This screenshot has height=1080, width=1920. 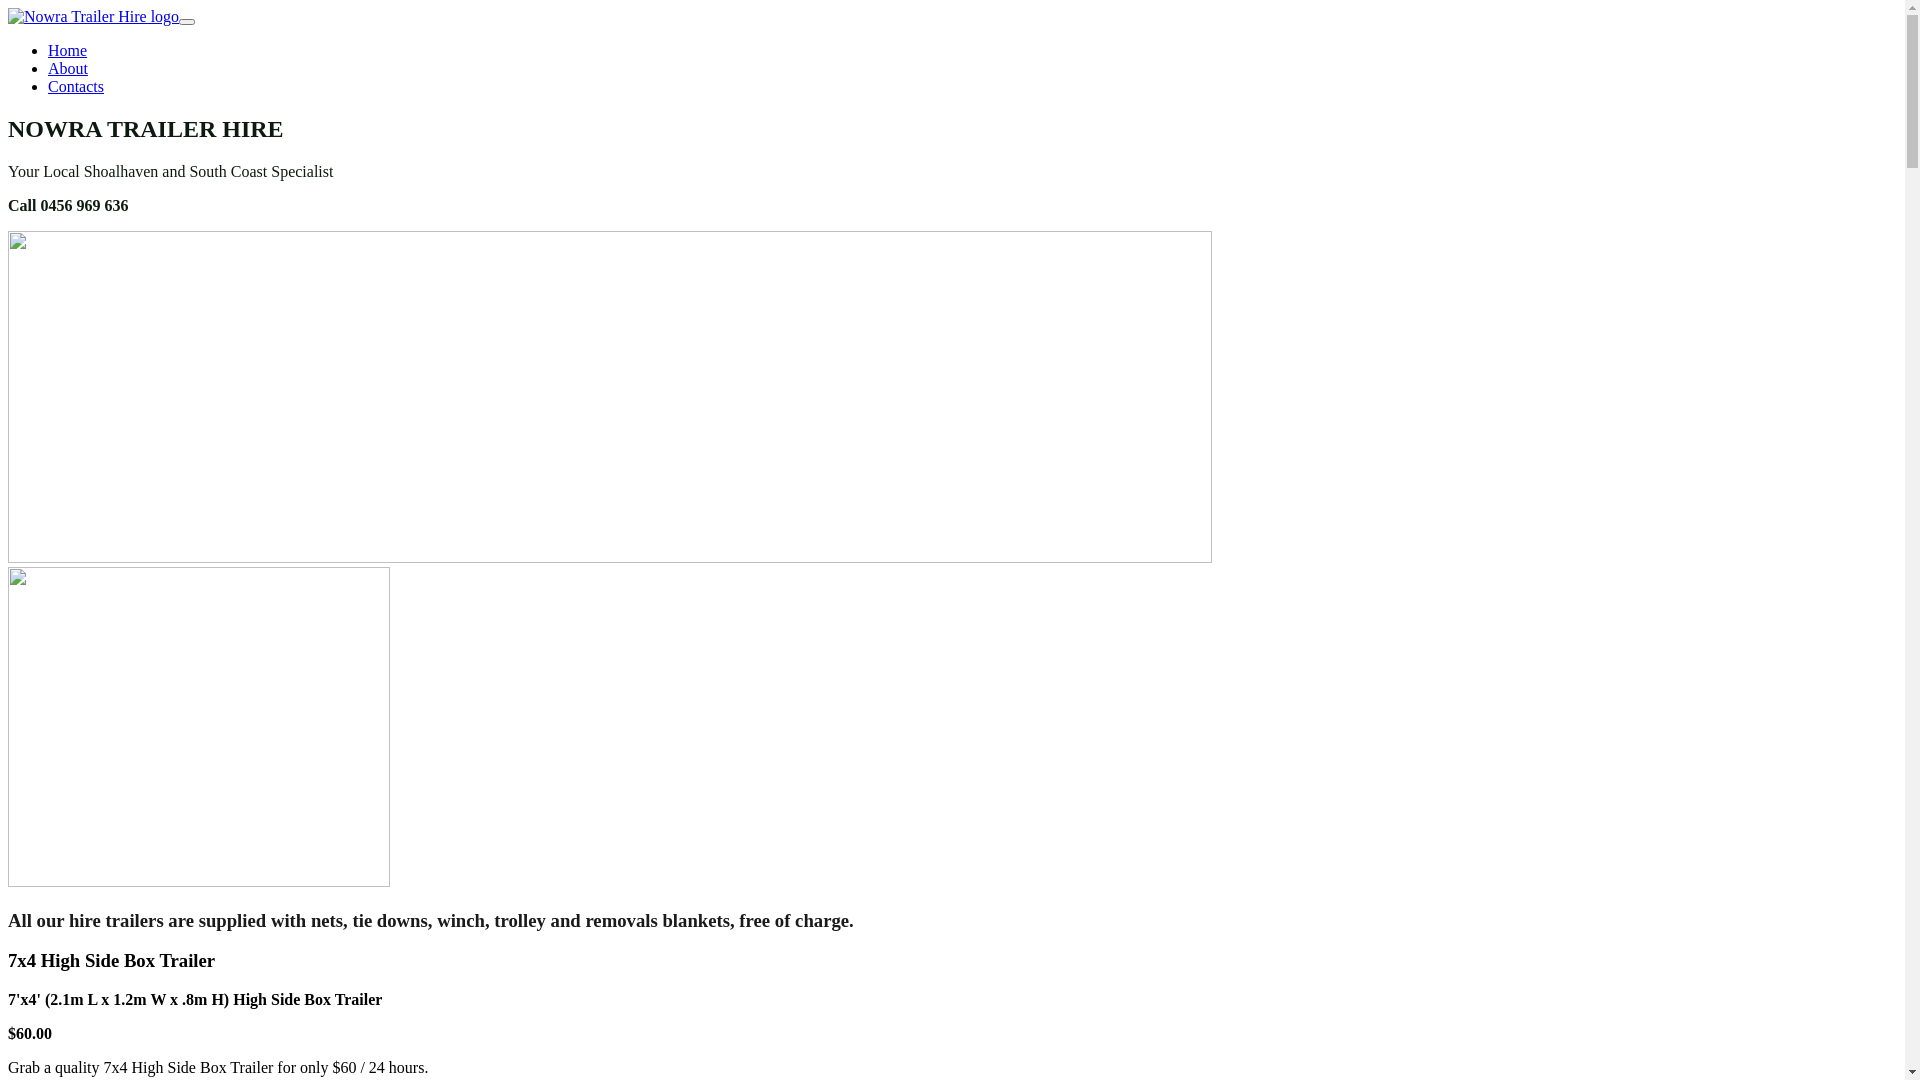 What do you see at coordinates (48, 67) in the screenshot?
I see `'About'` at bounding box center [48, 67].